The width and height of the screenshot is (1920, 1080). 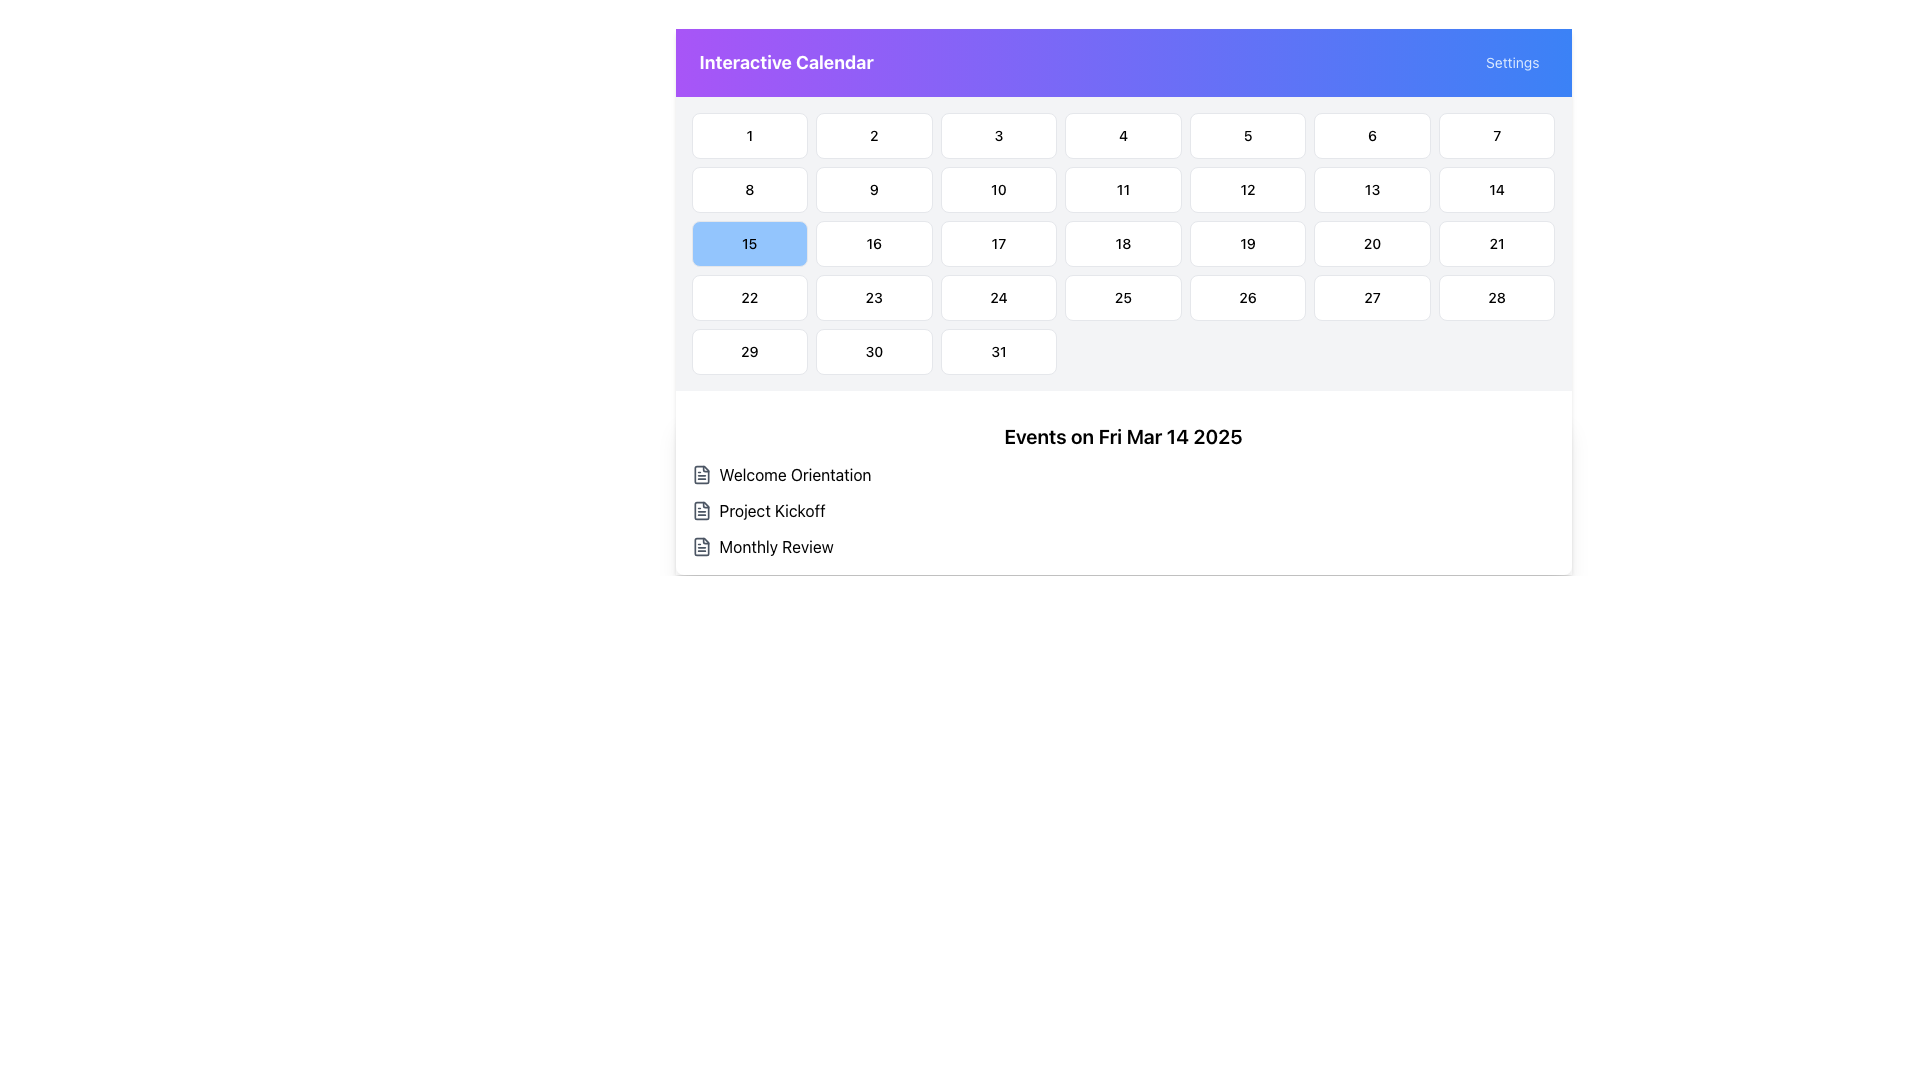 What do you see at coordinates (748, 350) in the screenshot?
I see `the Text Label displaying the date '29', which is located in the last row of the calendar grid, specifically in the first cell, centered in a white rounded rectangle` at bounding box center [748, 350].